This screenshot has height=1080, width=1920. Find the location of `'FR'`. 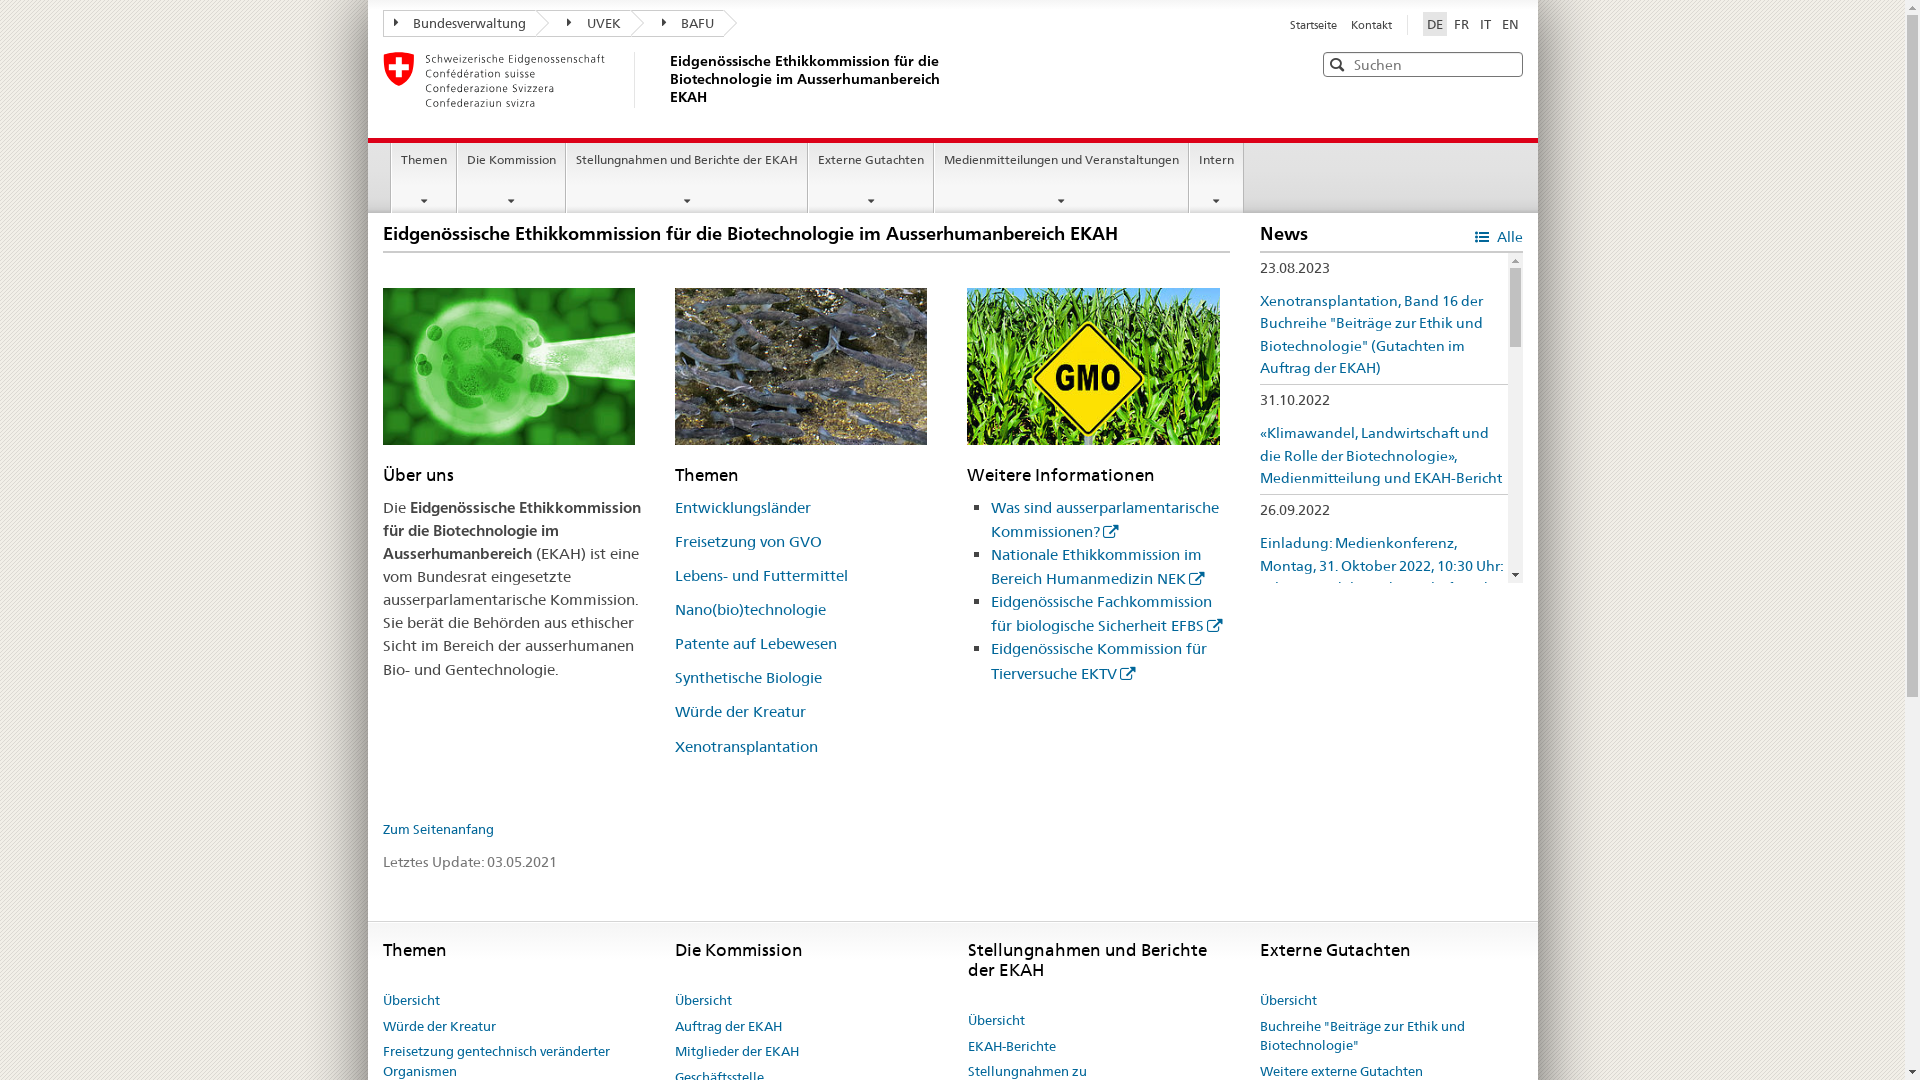

'FR' is located at coordinates (1461, 23).